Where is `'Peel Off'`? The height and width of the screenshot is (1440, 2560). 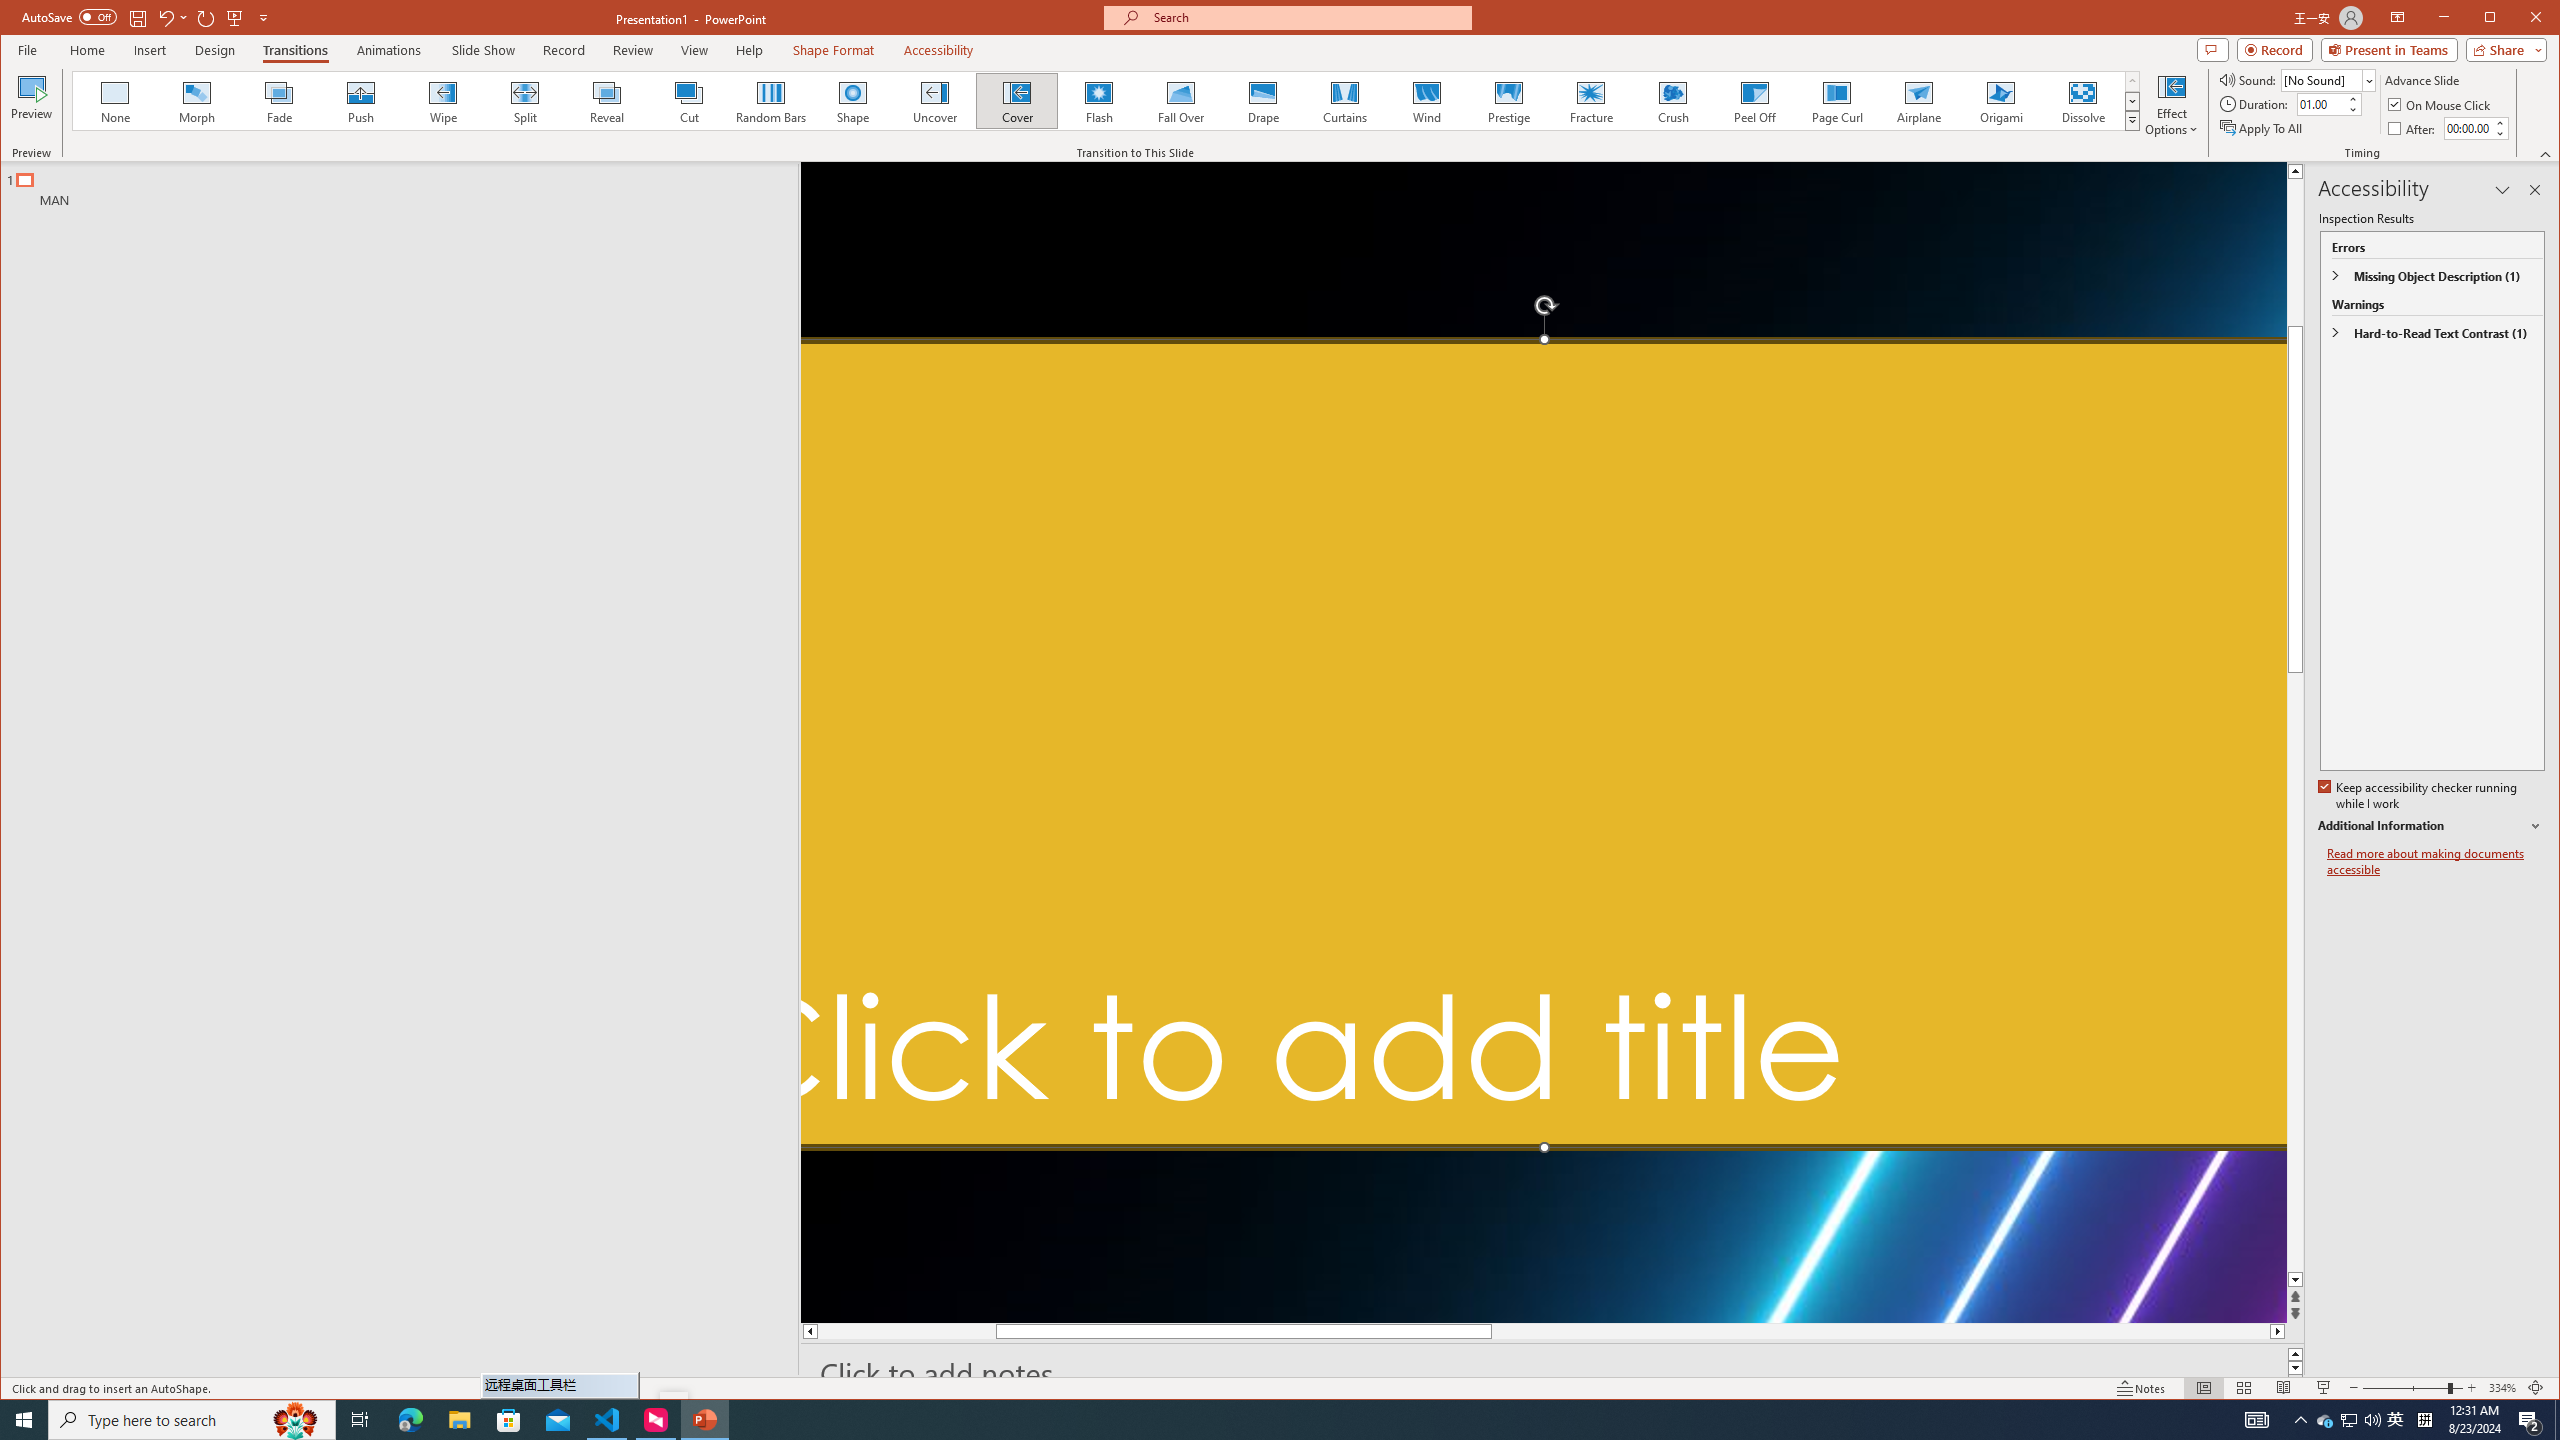 'Peel Off' is located at coordinates (1756, 100).